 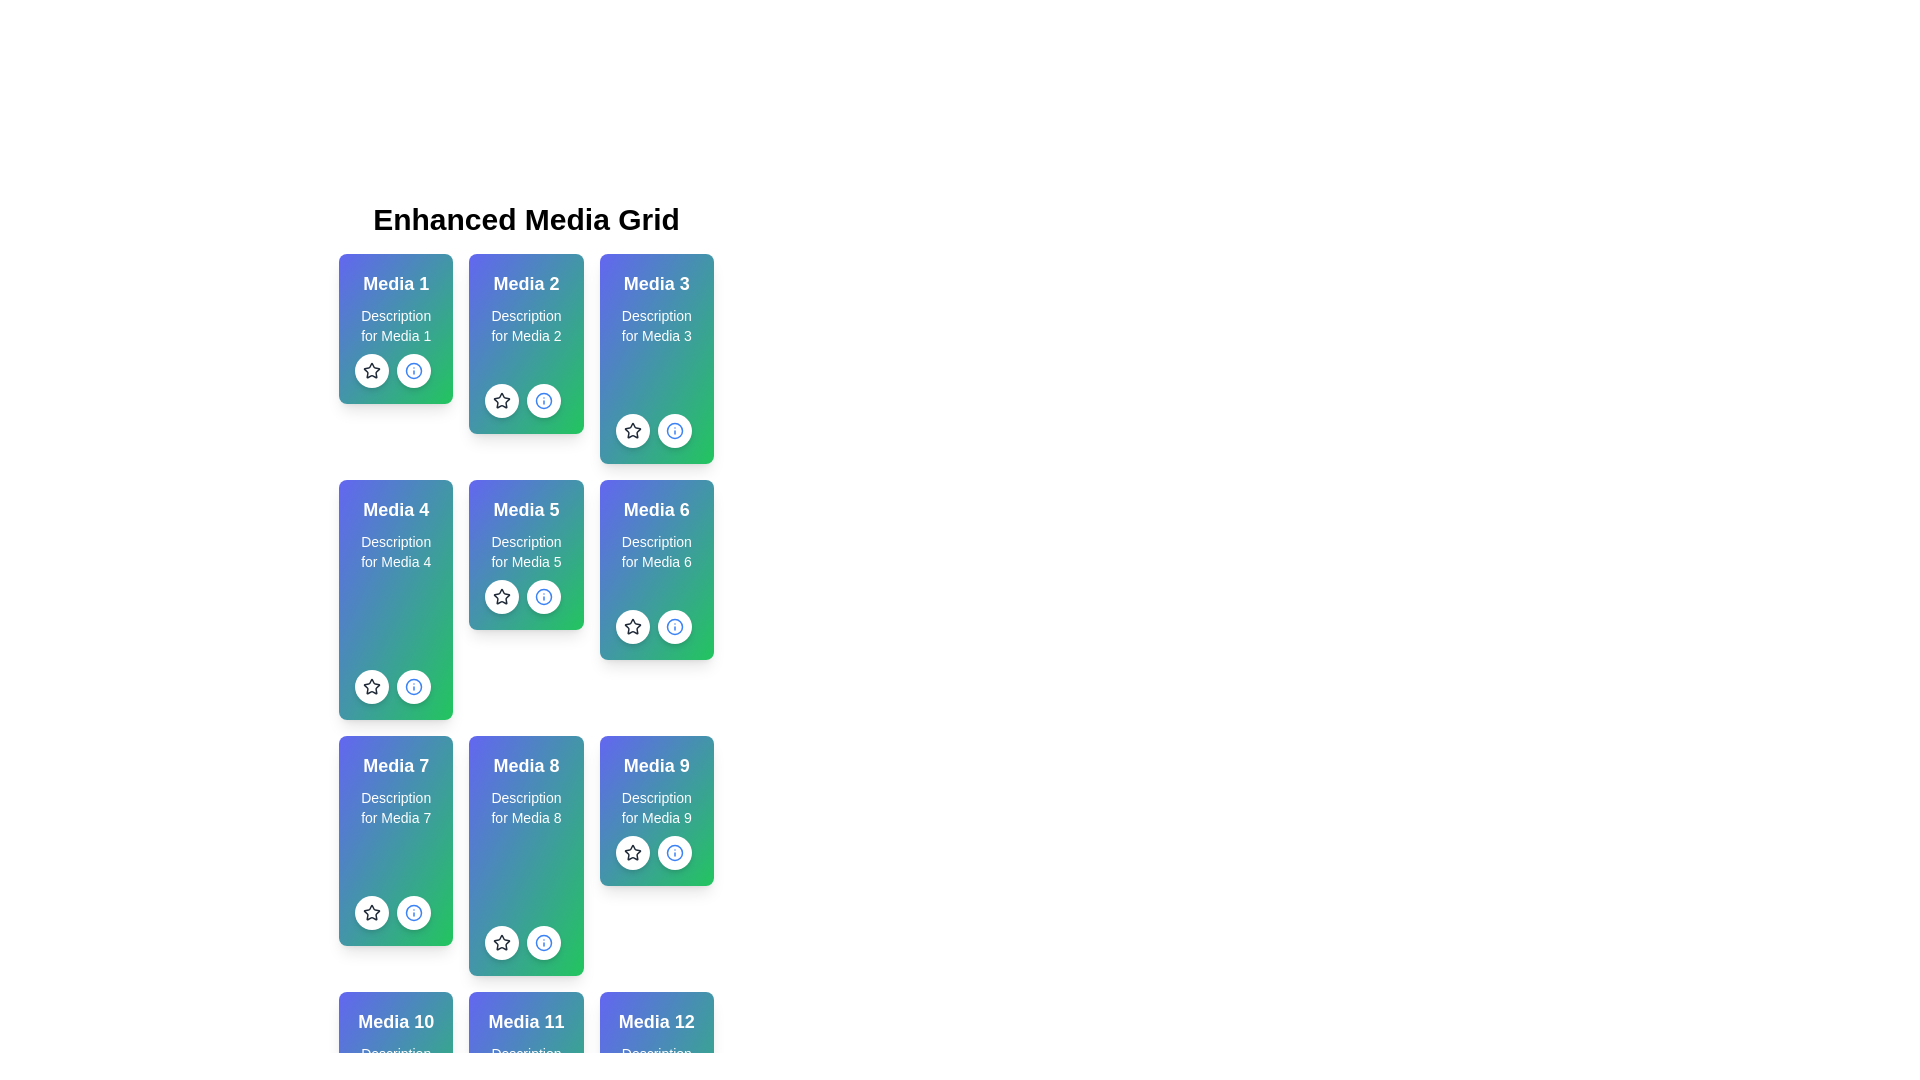 What do you see at coordinates (526, 555) in the screenshot?
I see `the info icon on the Media 5 card, which is styled with a gradient background and has the text 'Media 5' at the top` at bounding box center [526, 555].